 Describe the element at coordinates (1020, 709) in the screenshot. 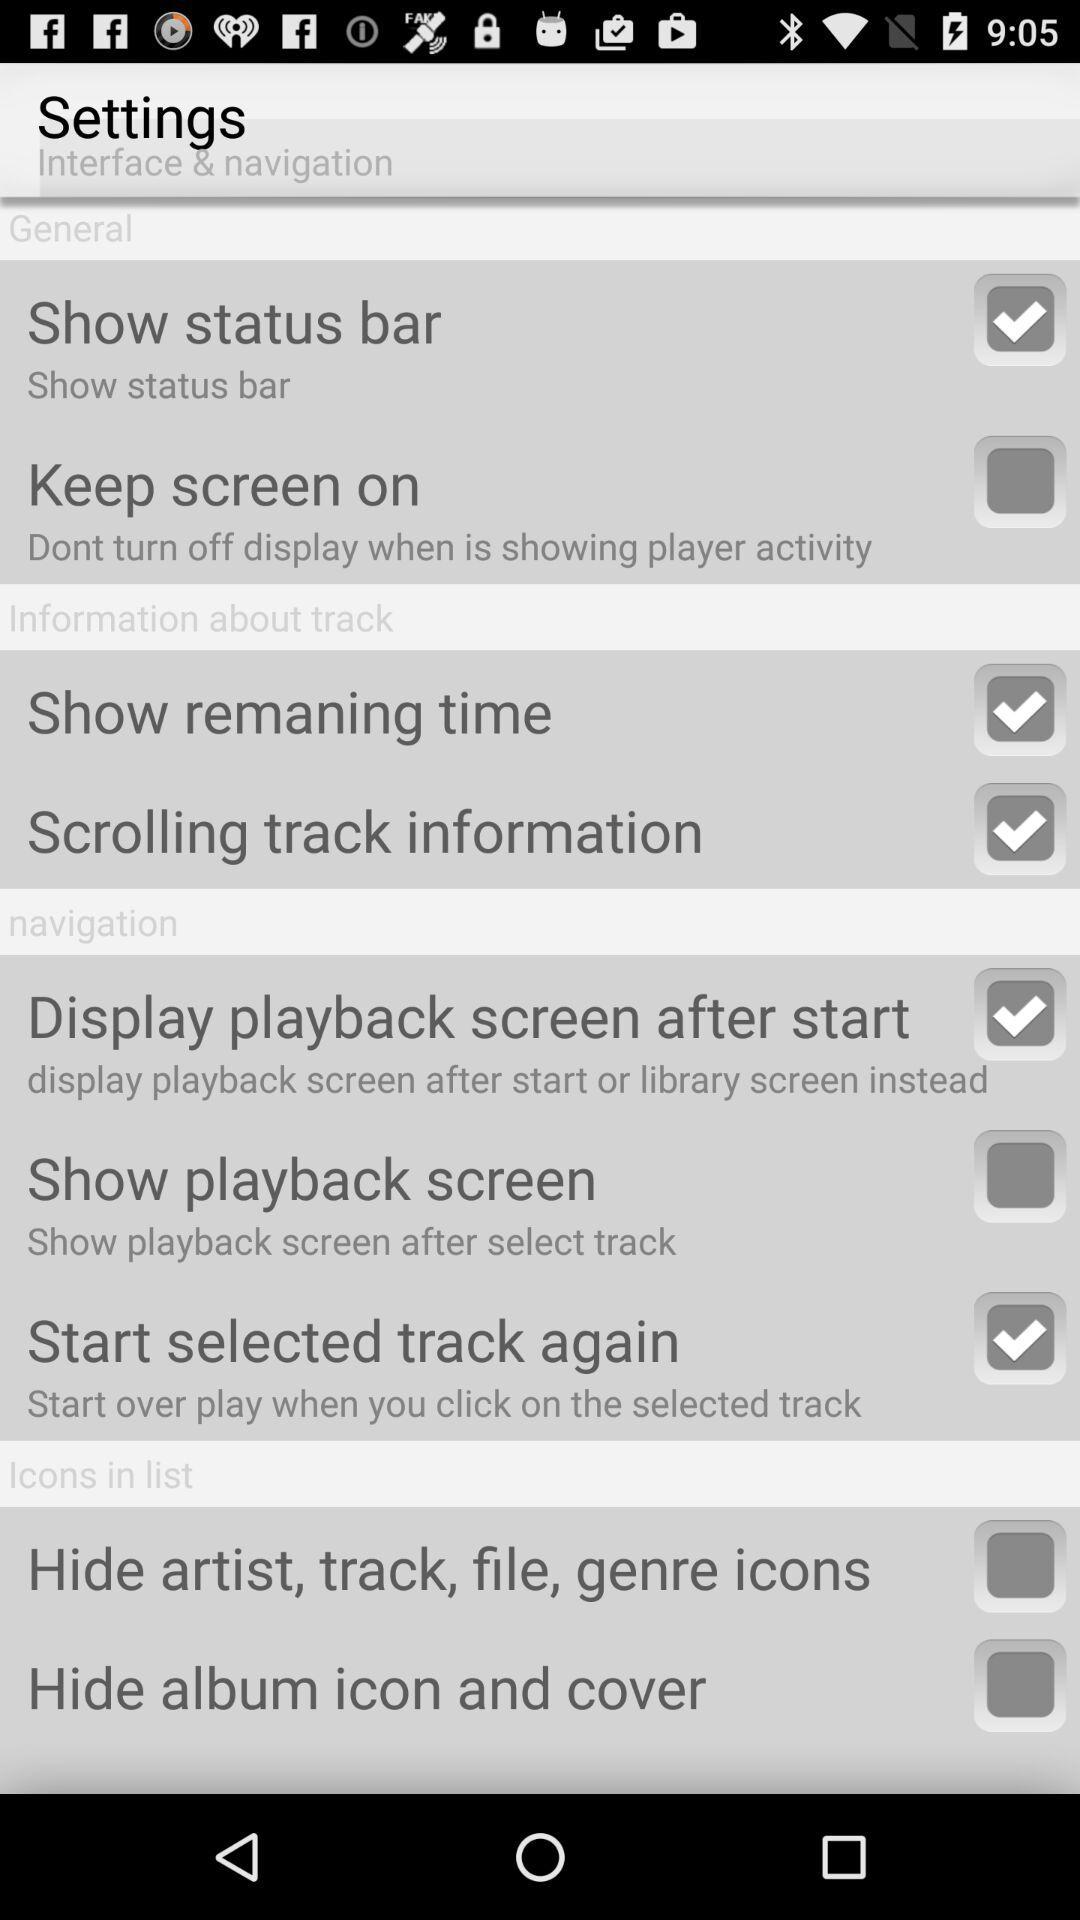

I see `show remaining time option` at that location.